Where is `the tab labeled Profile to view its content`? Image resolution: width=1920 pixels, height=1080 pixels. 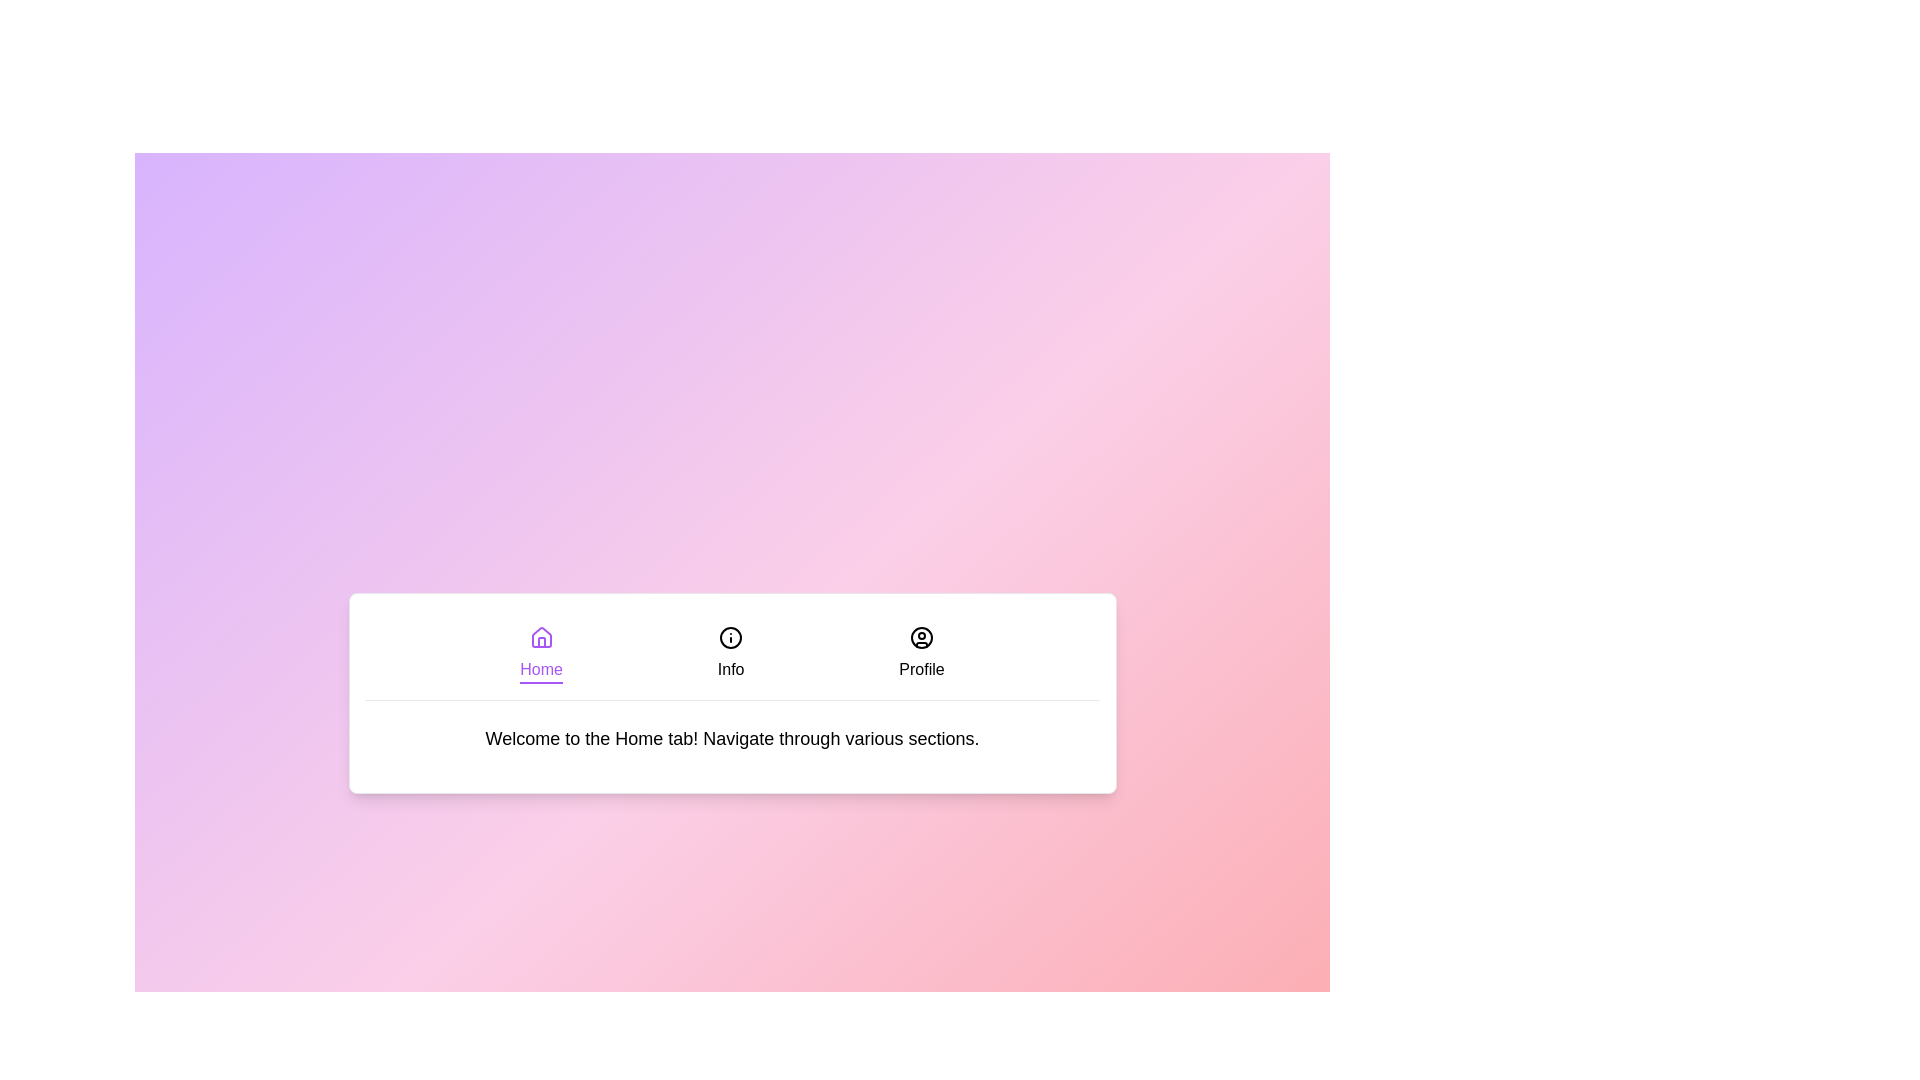
the tab labeled Profile to view its content is located at coordinates (920, 654).